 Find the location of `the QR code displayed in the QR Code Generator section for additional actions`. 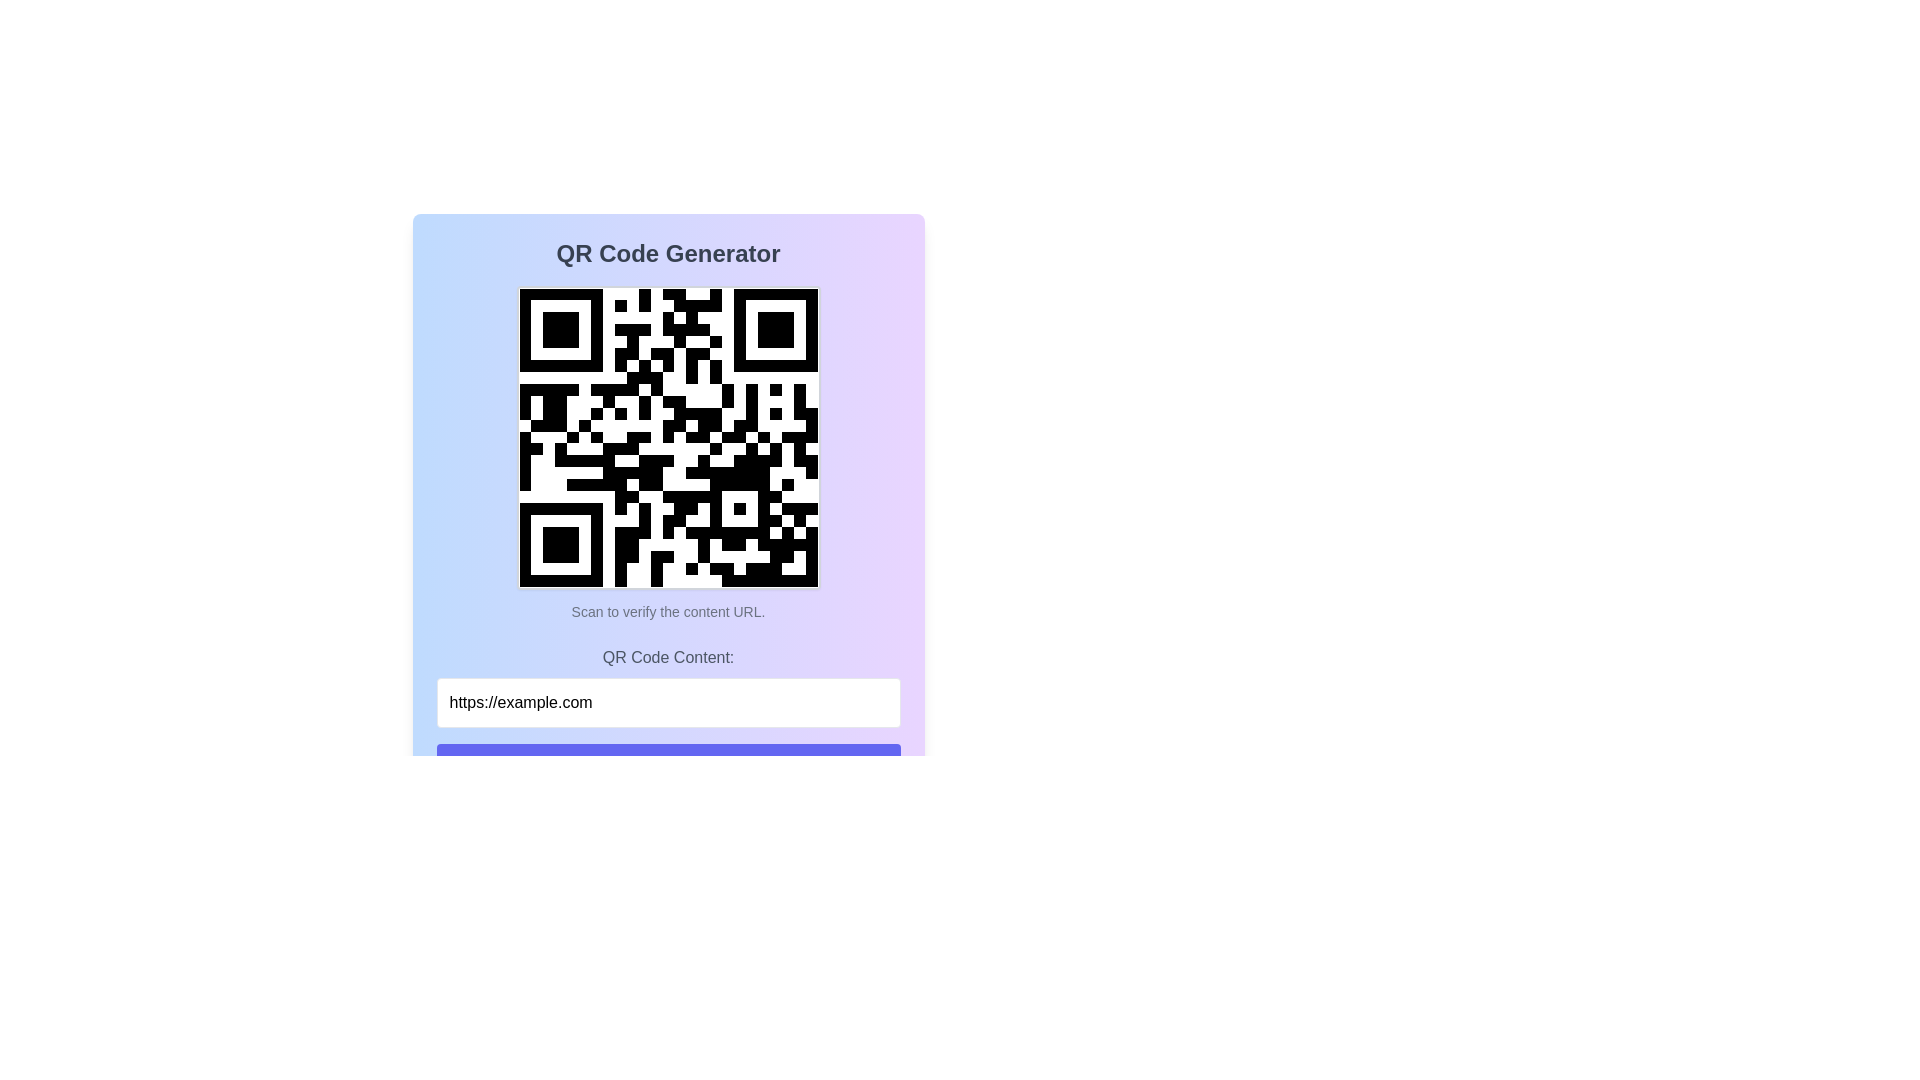

the QR code displayed in the QR Code Generator section for additional actions is located at coordinates (668, 454).